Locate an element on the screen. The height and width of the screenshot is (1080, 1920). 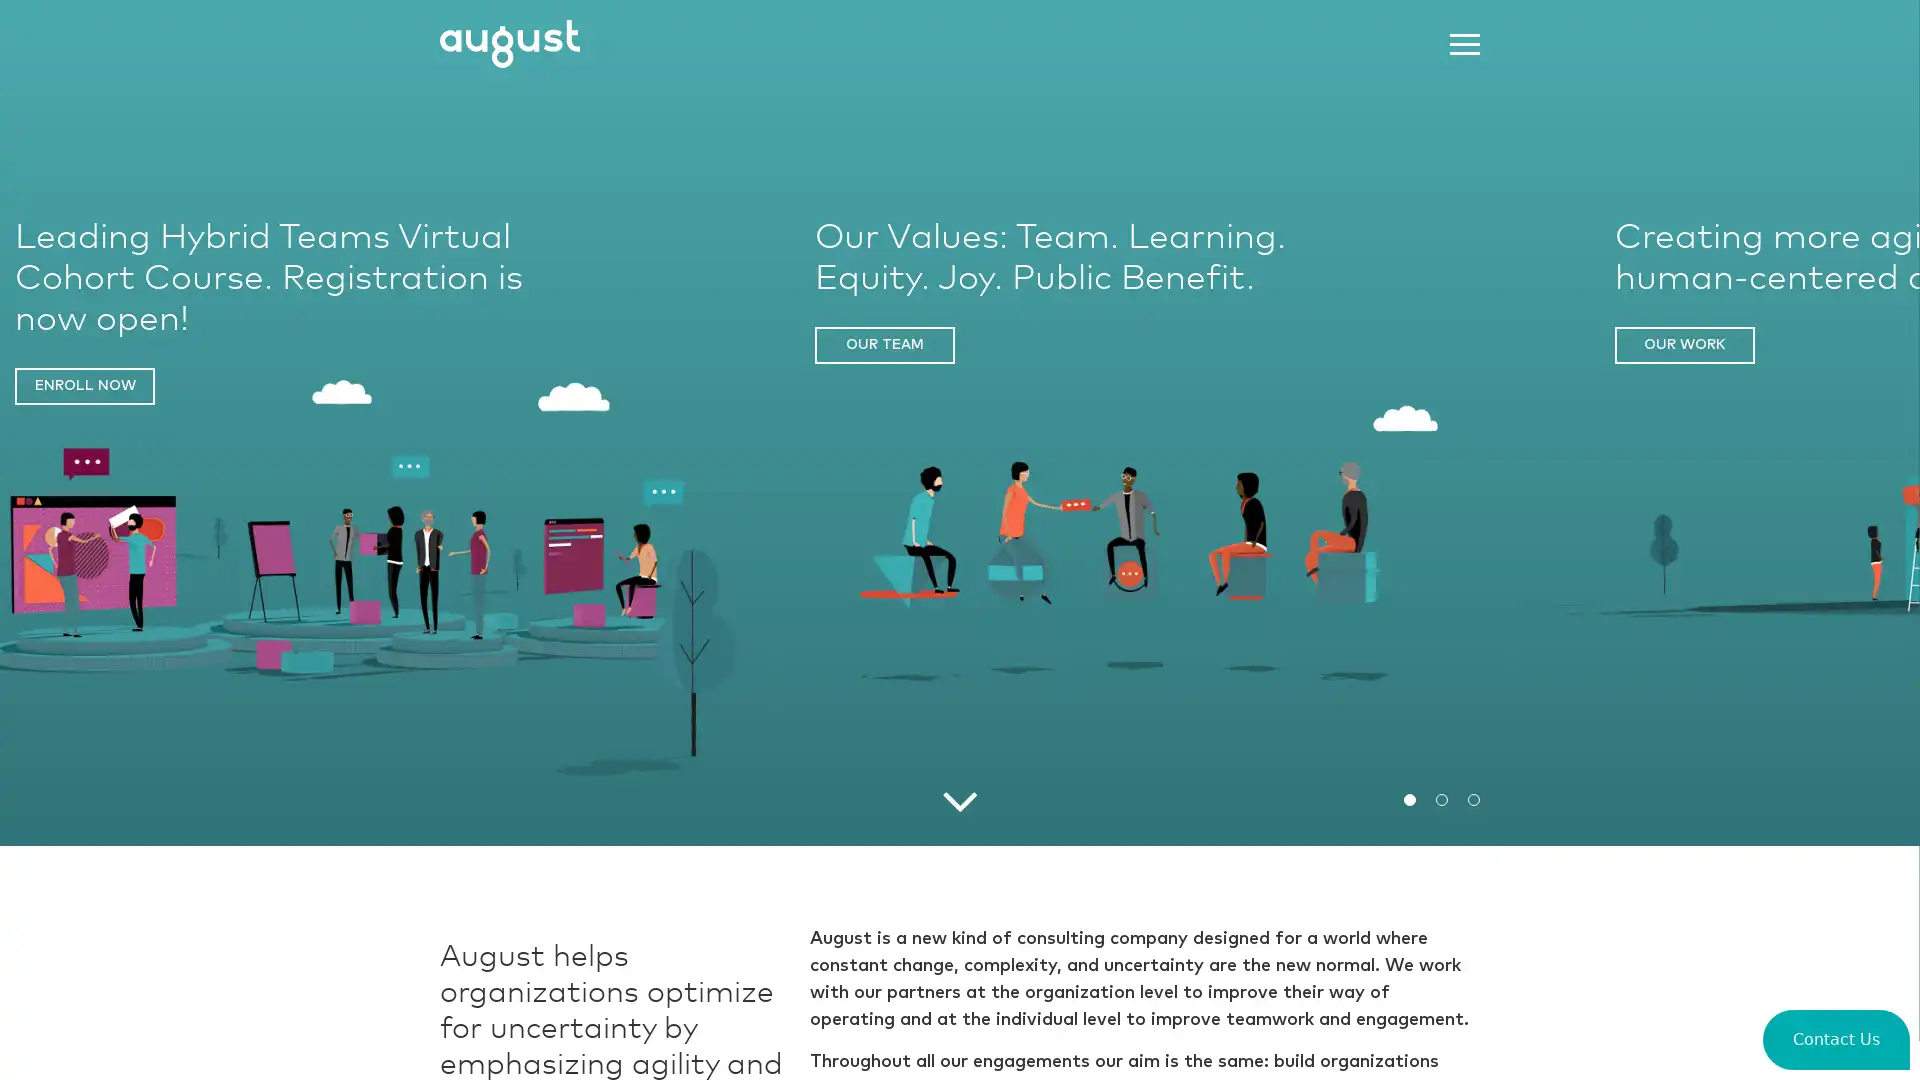
Menu is located at coordinates (1464, 43).